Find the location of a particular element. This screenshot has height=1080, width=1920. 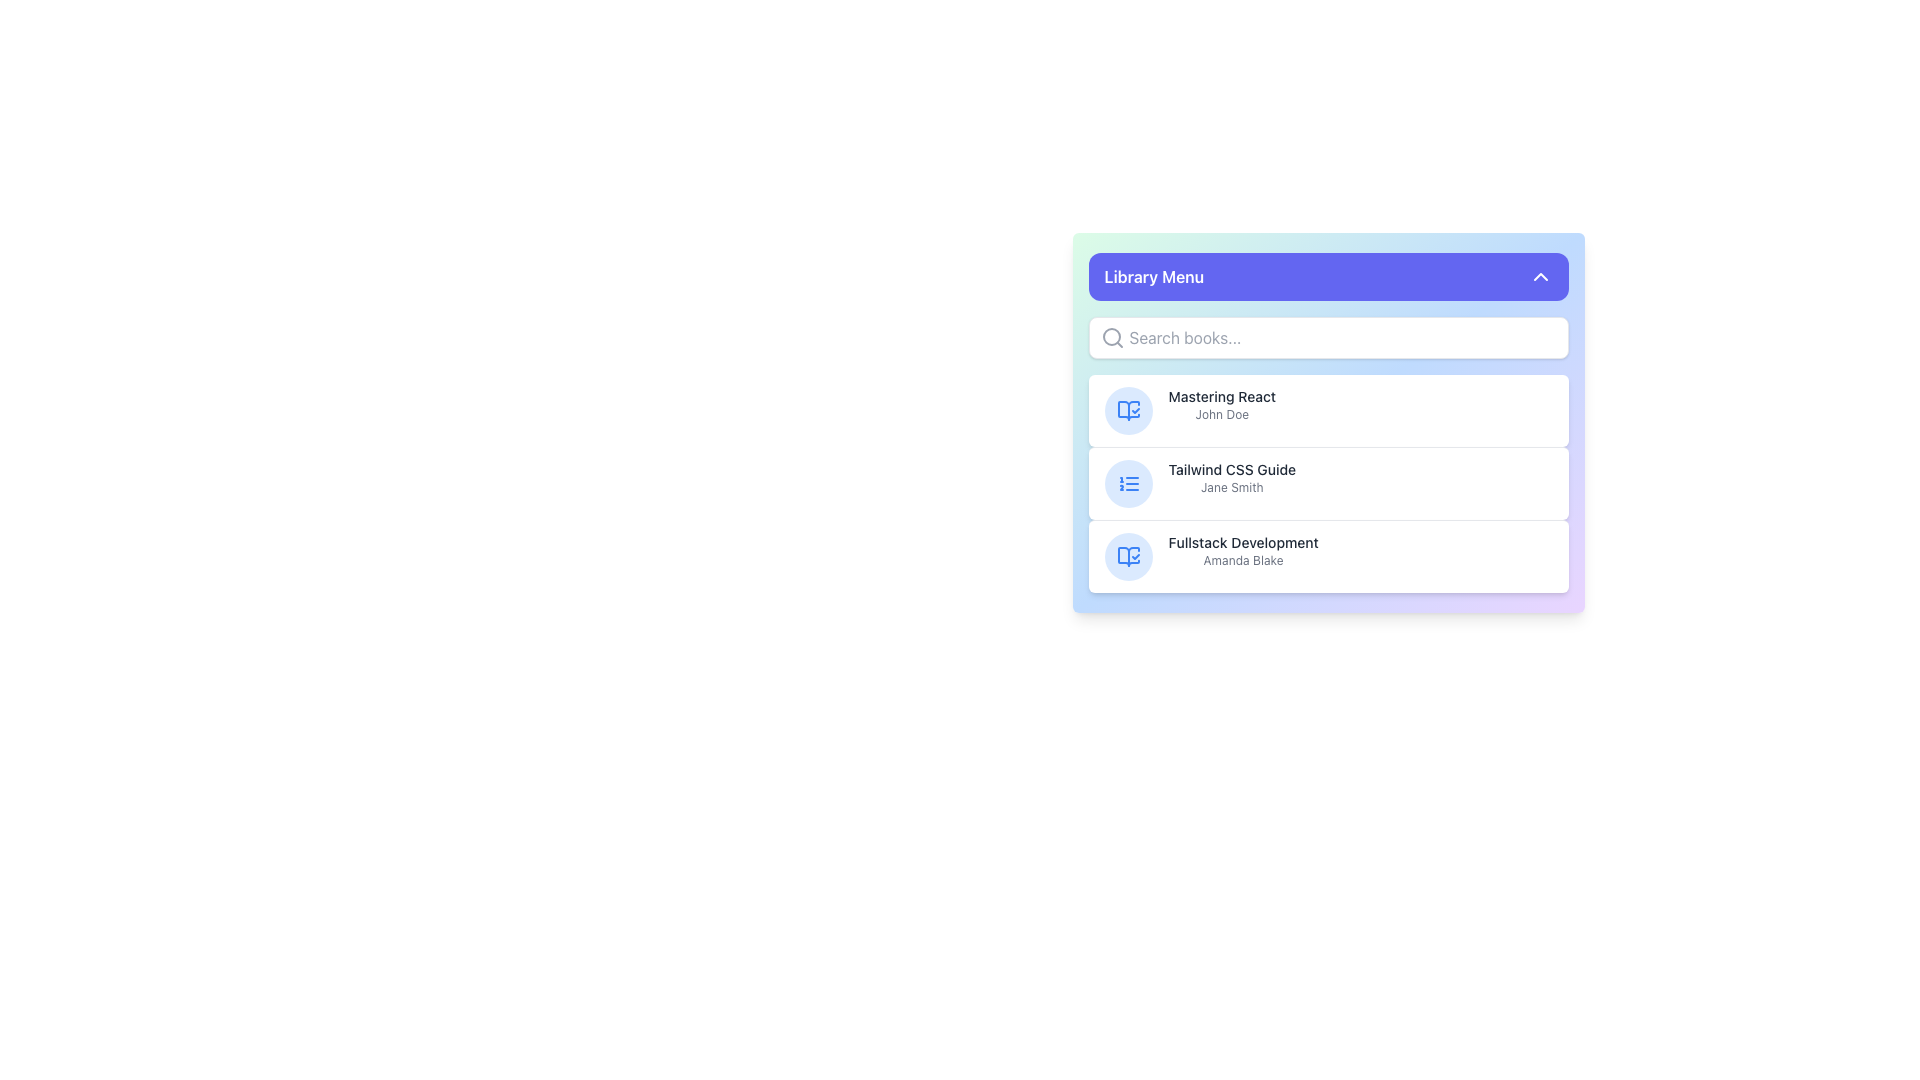

the list item titled 'Fullstack Development' authored by 'Amanda Blake' is located at coordinates (1328, 556).